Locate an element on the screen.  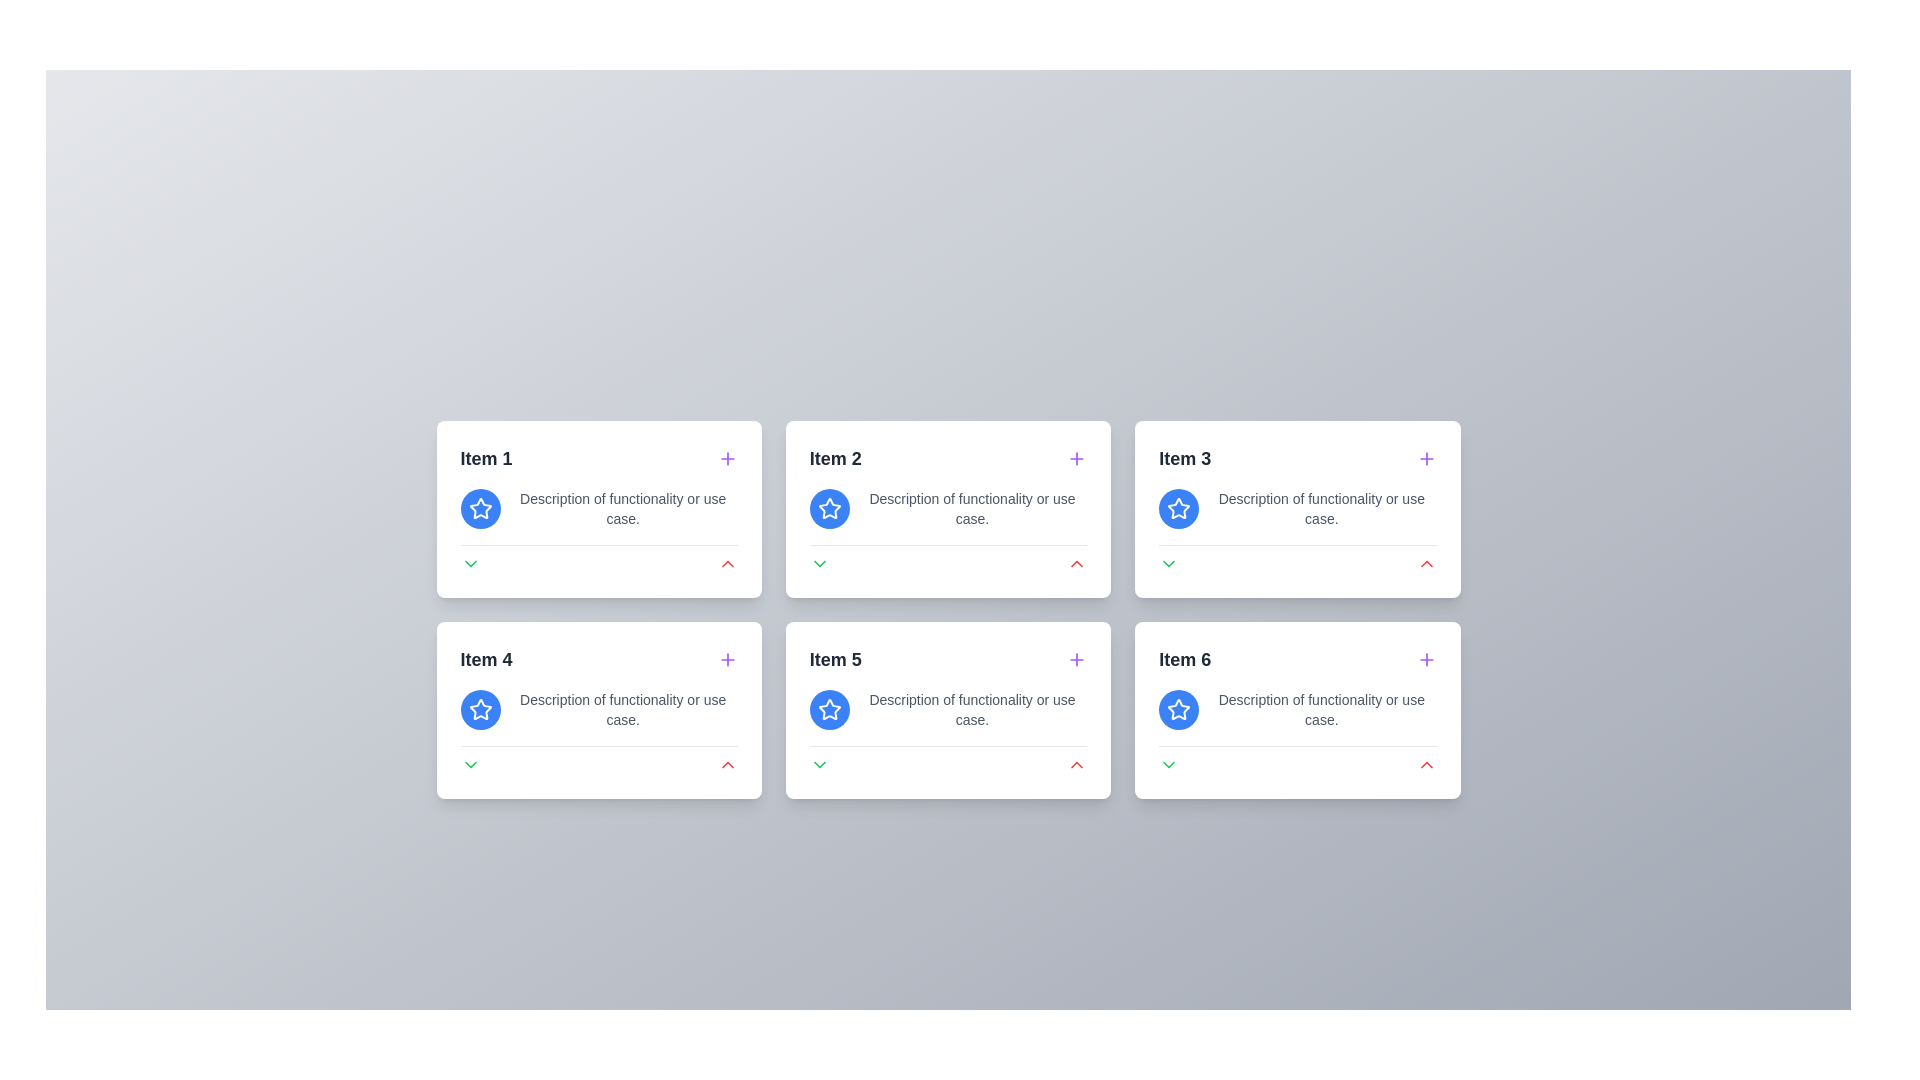
the circular blue icon with a white star in the center, located in the second row, first column of the grid under the card labeled 'Item 5' is located at coordinates (829, 708).